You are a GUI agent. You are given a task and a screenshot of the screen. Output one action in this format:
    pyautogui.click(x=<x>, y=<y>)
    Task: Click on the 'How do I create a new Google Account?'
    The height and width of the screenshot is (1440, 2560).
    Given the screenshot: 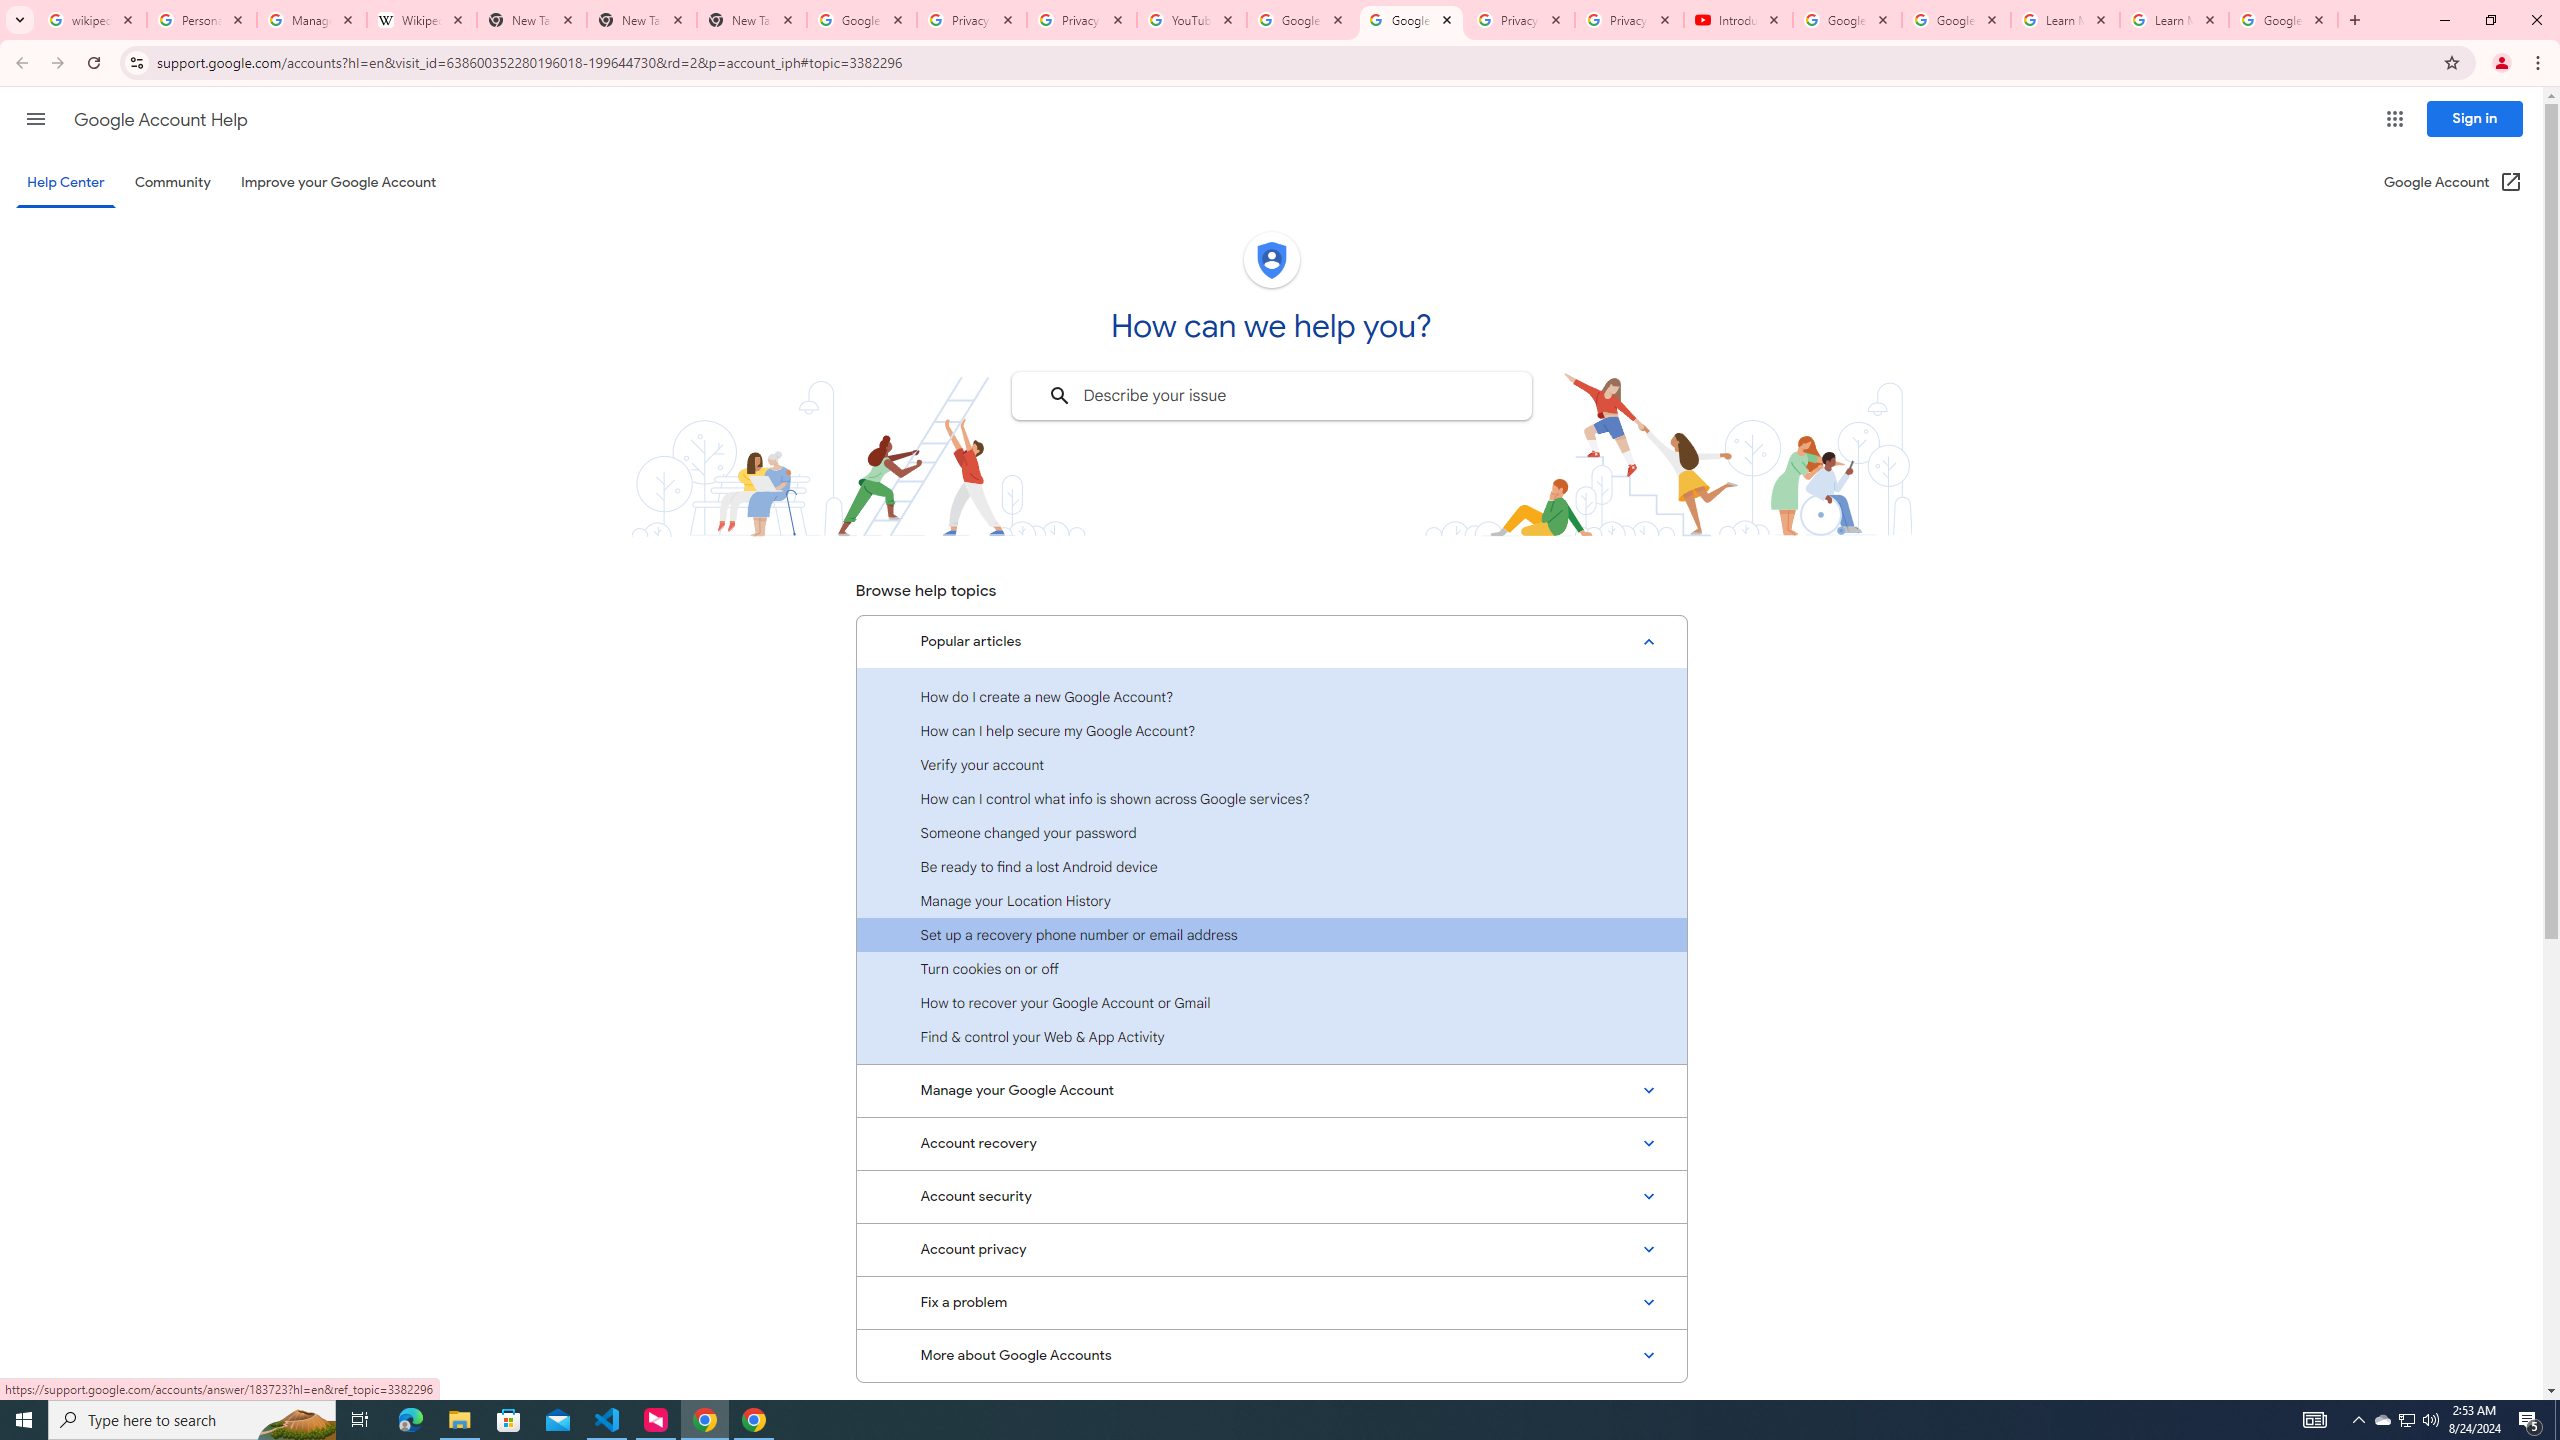 What is the action you would take?
    pyautogui.click(x=1271, y=696)
    